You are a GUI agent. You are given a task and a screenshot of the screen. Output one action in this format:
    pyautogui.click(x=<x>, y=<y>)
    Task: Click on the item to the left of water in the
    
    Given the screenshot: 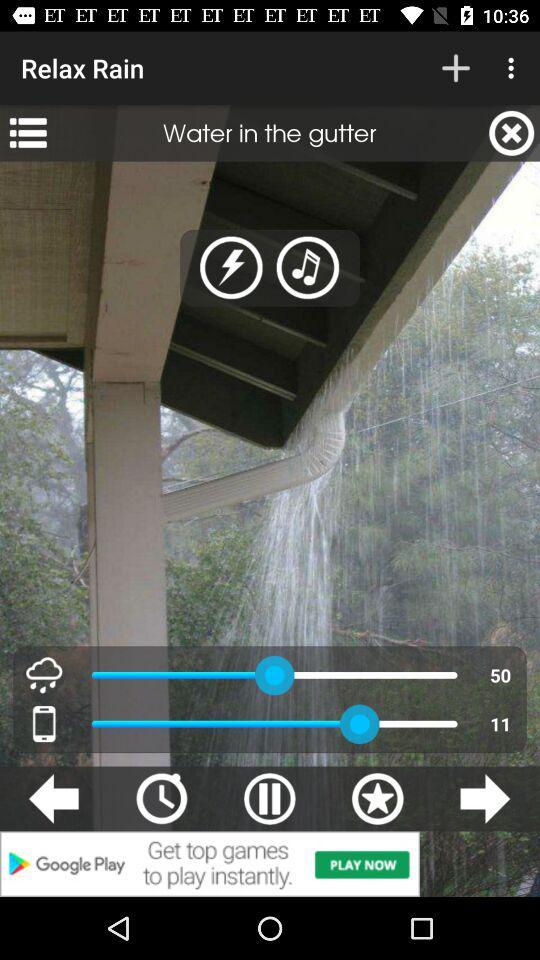 What is the action you would take?
    pyautogui.click(x=27, y=132)
    